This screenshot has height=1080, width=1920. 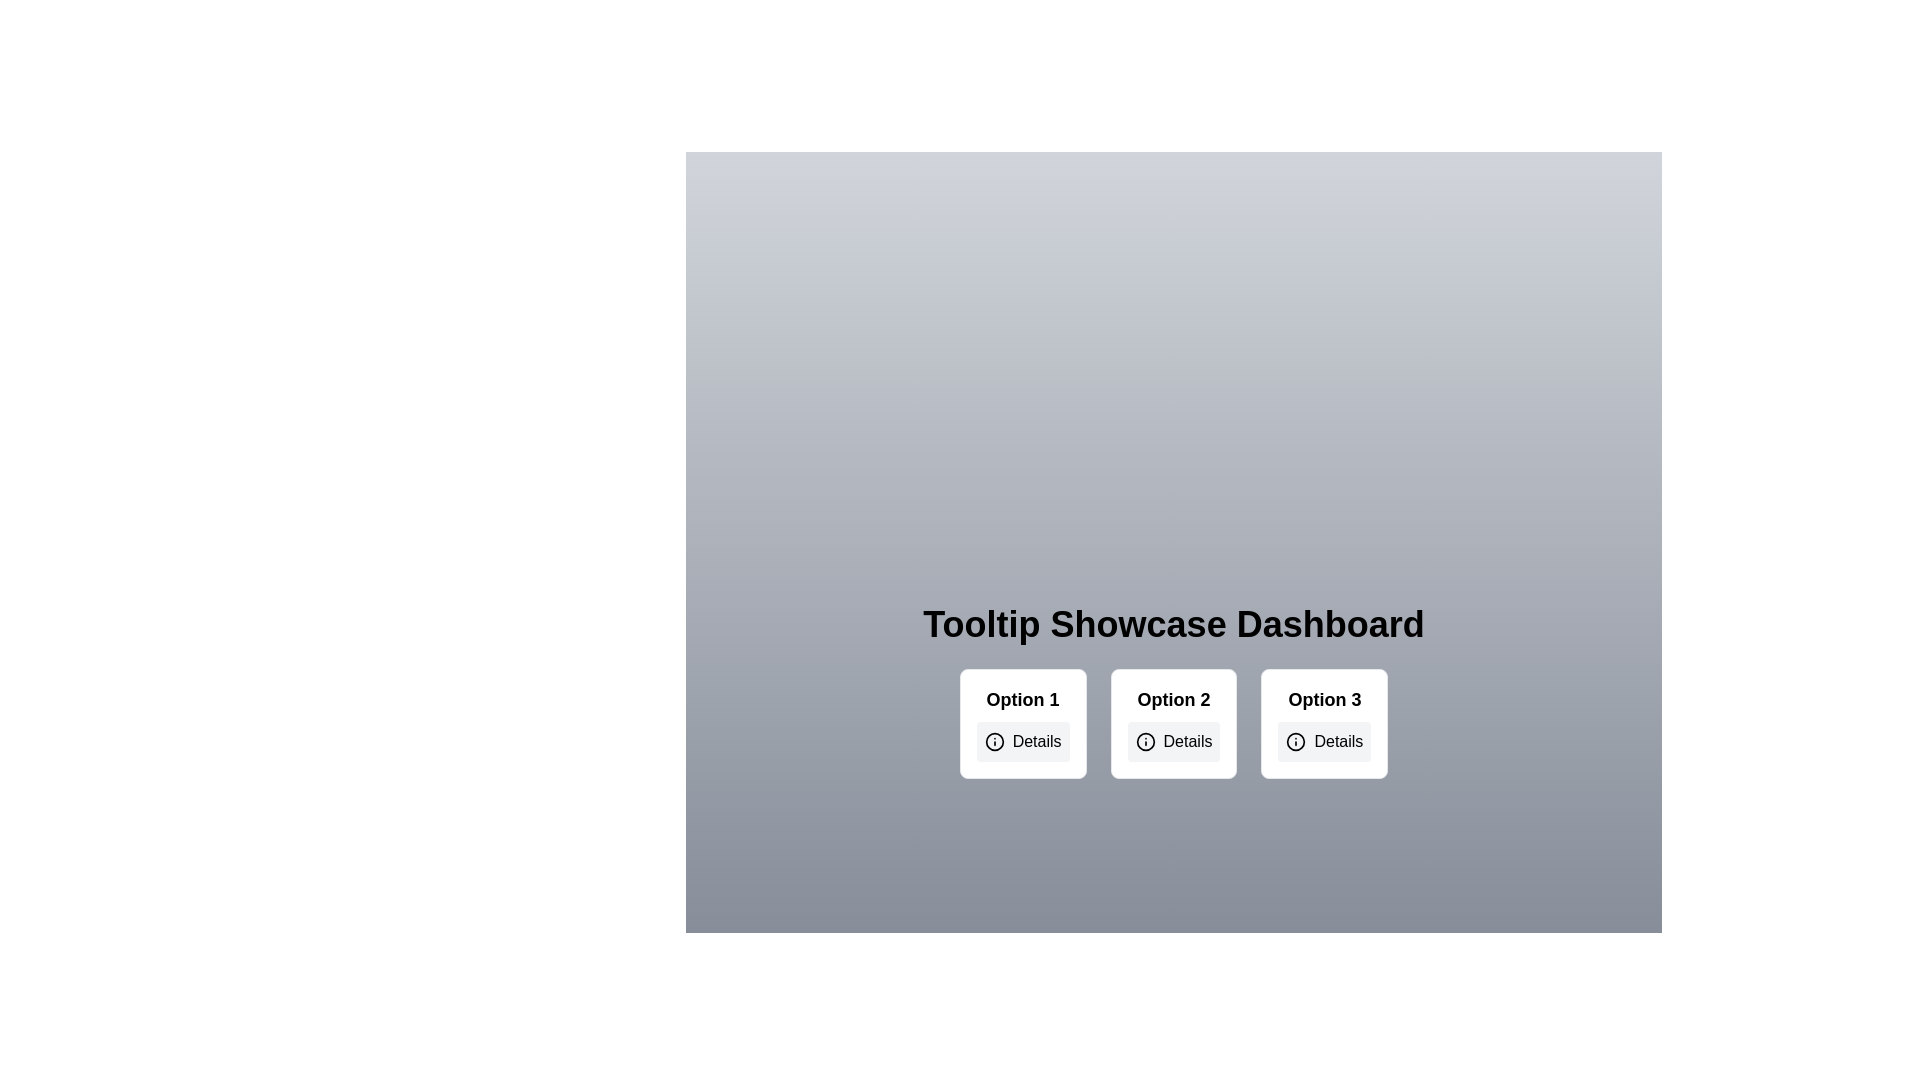 What do you see at coordinates (1145, 741) in the screenshot?
I see `the SVG circle representing the information icon located in the 'Option 2' card area, specifically above the 'Details' text` at bounding box center [1145, 741].